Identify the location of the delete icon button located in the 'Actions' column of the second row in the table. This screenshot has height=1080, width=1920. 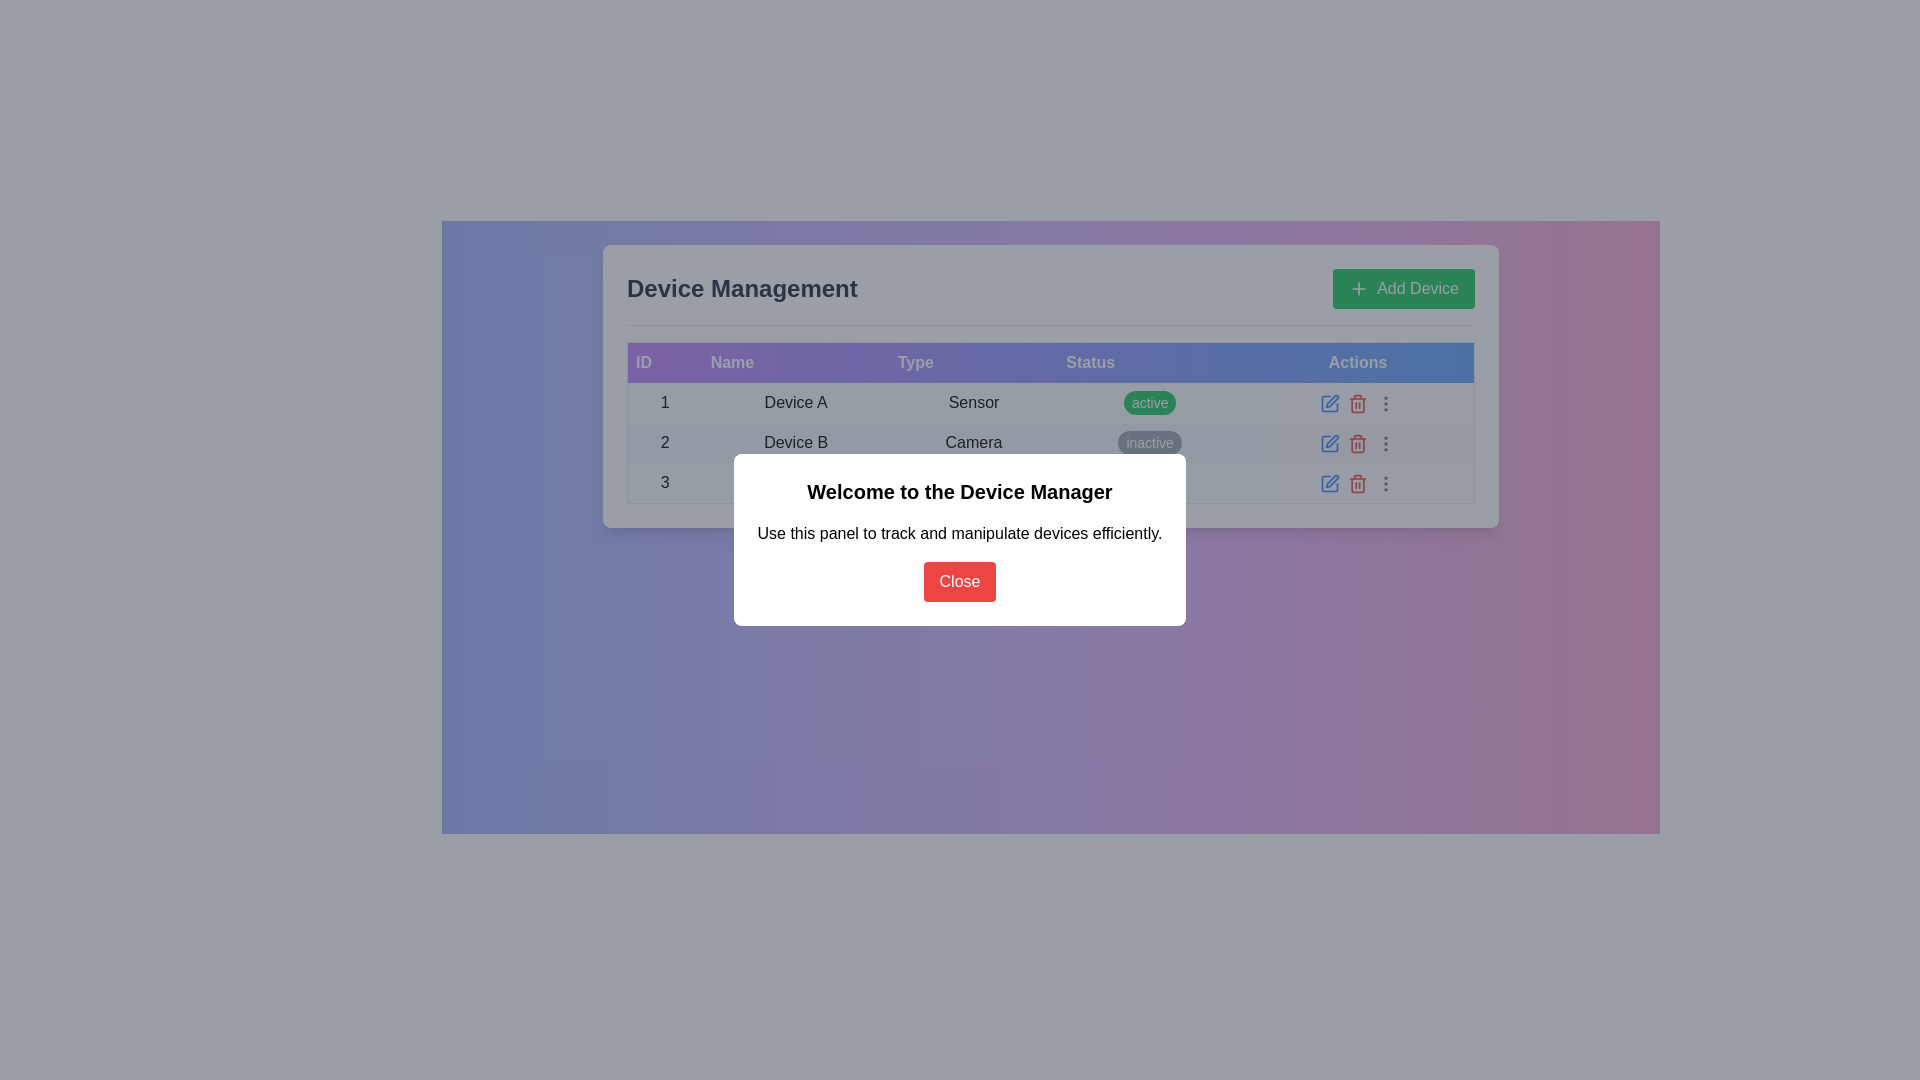
(1358, 403).